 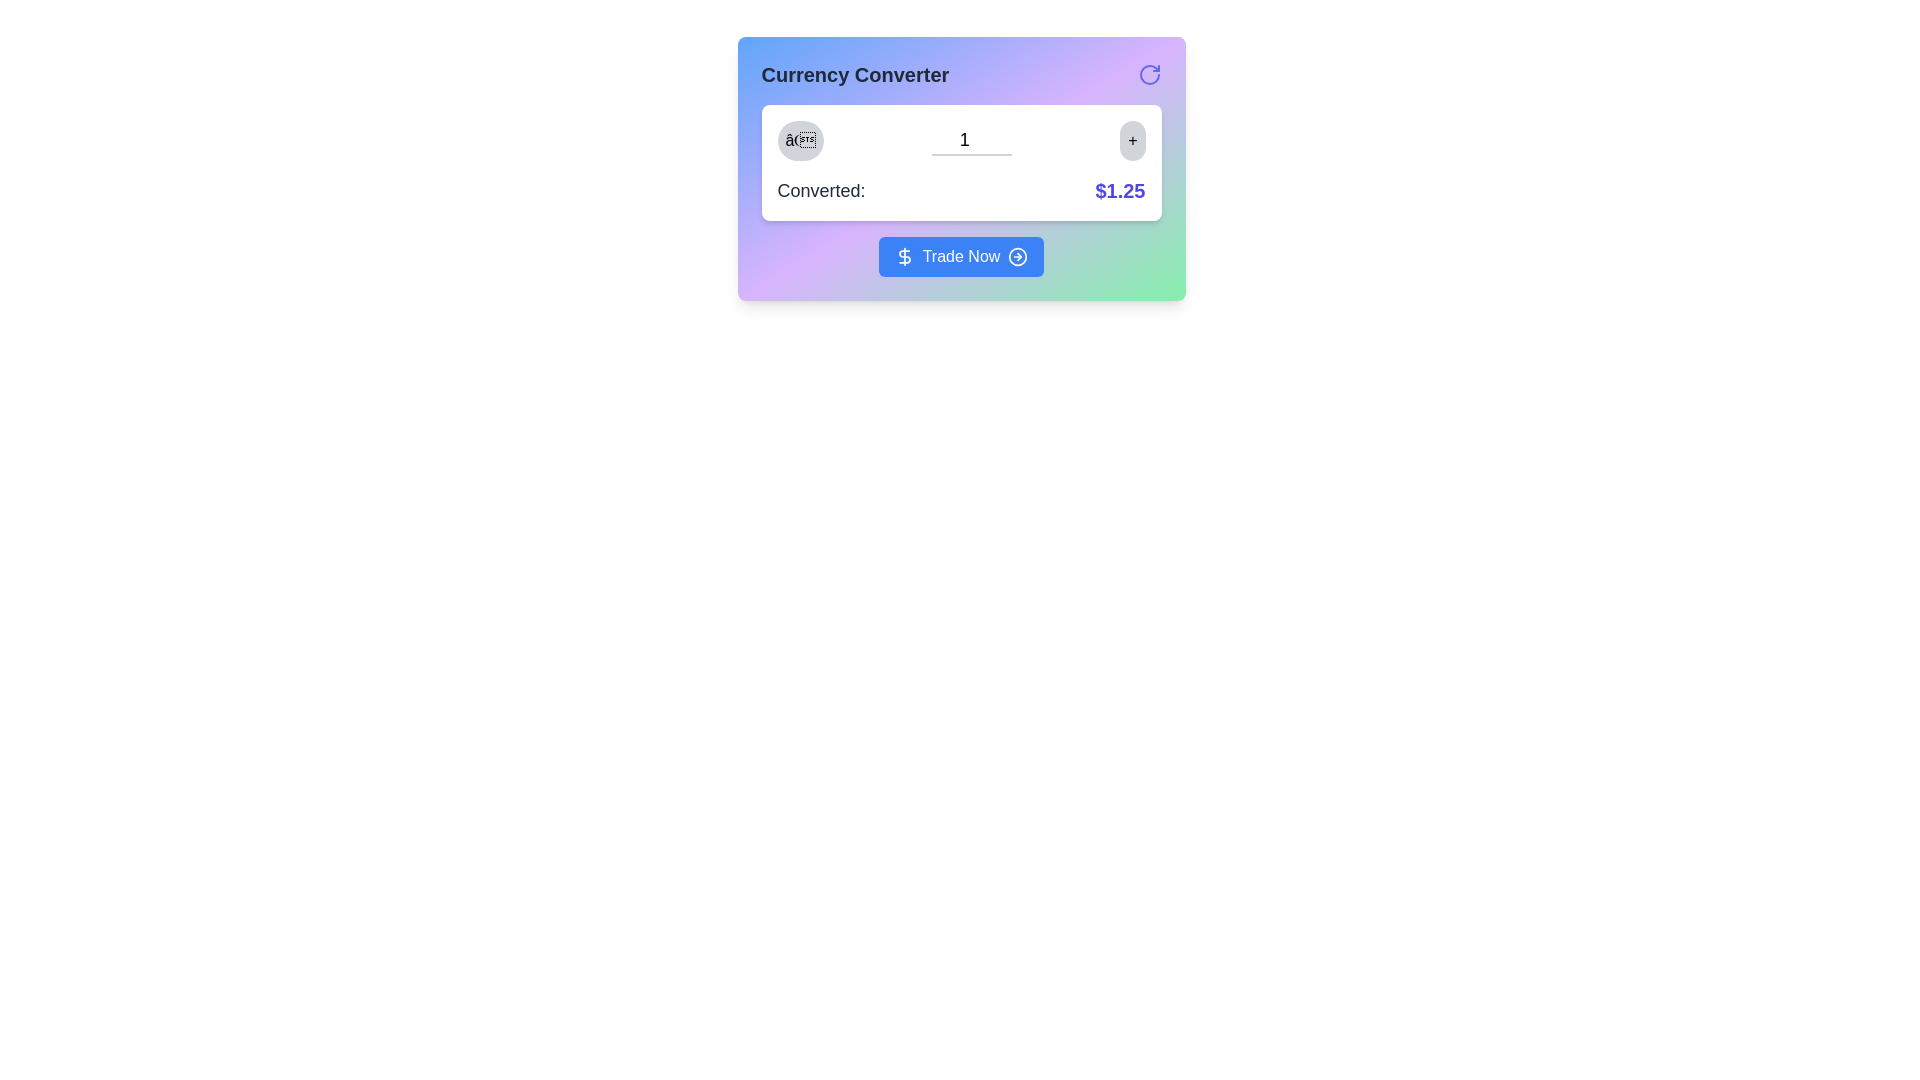 I want to click on the 'Trade Now' button located in the lower section of the interface, so click(x=961, y=256).